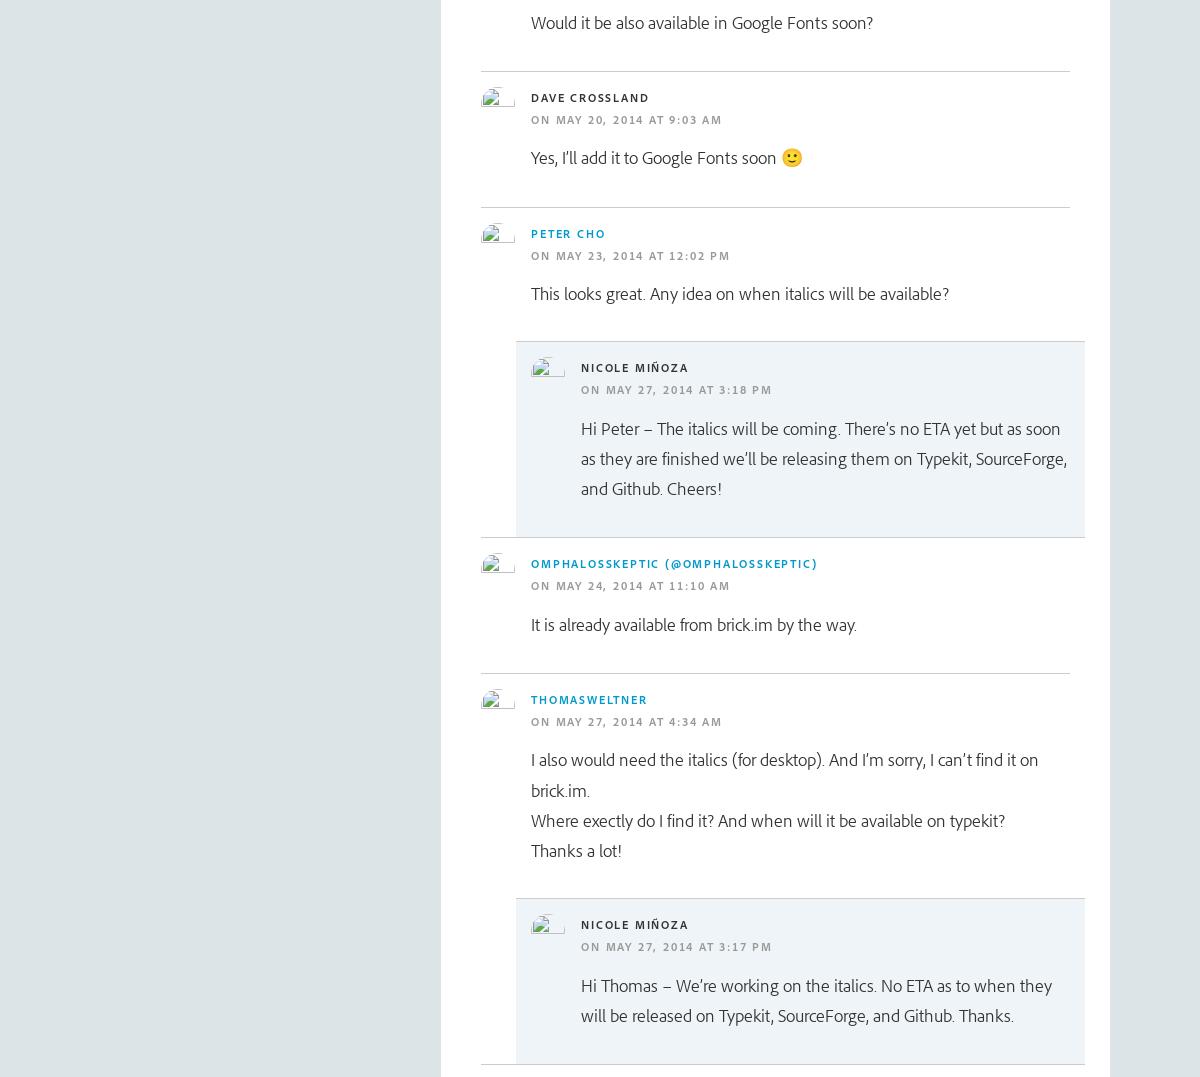  What do you see at coordinates (530, 232) in the screenshot?
I see `'Peter Cho'` at bounding box center [530, 232].